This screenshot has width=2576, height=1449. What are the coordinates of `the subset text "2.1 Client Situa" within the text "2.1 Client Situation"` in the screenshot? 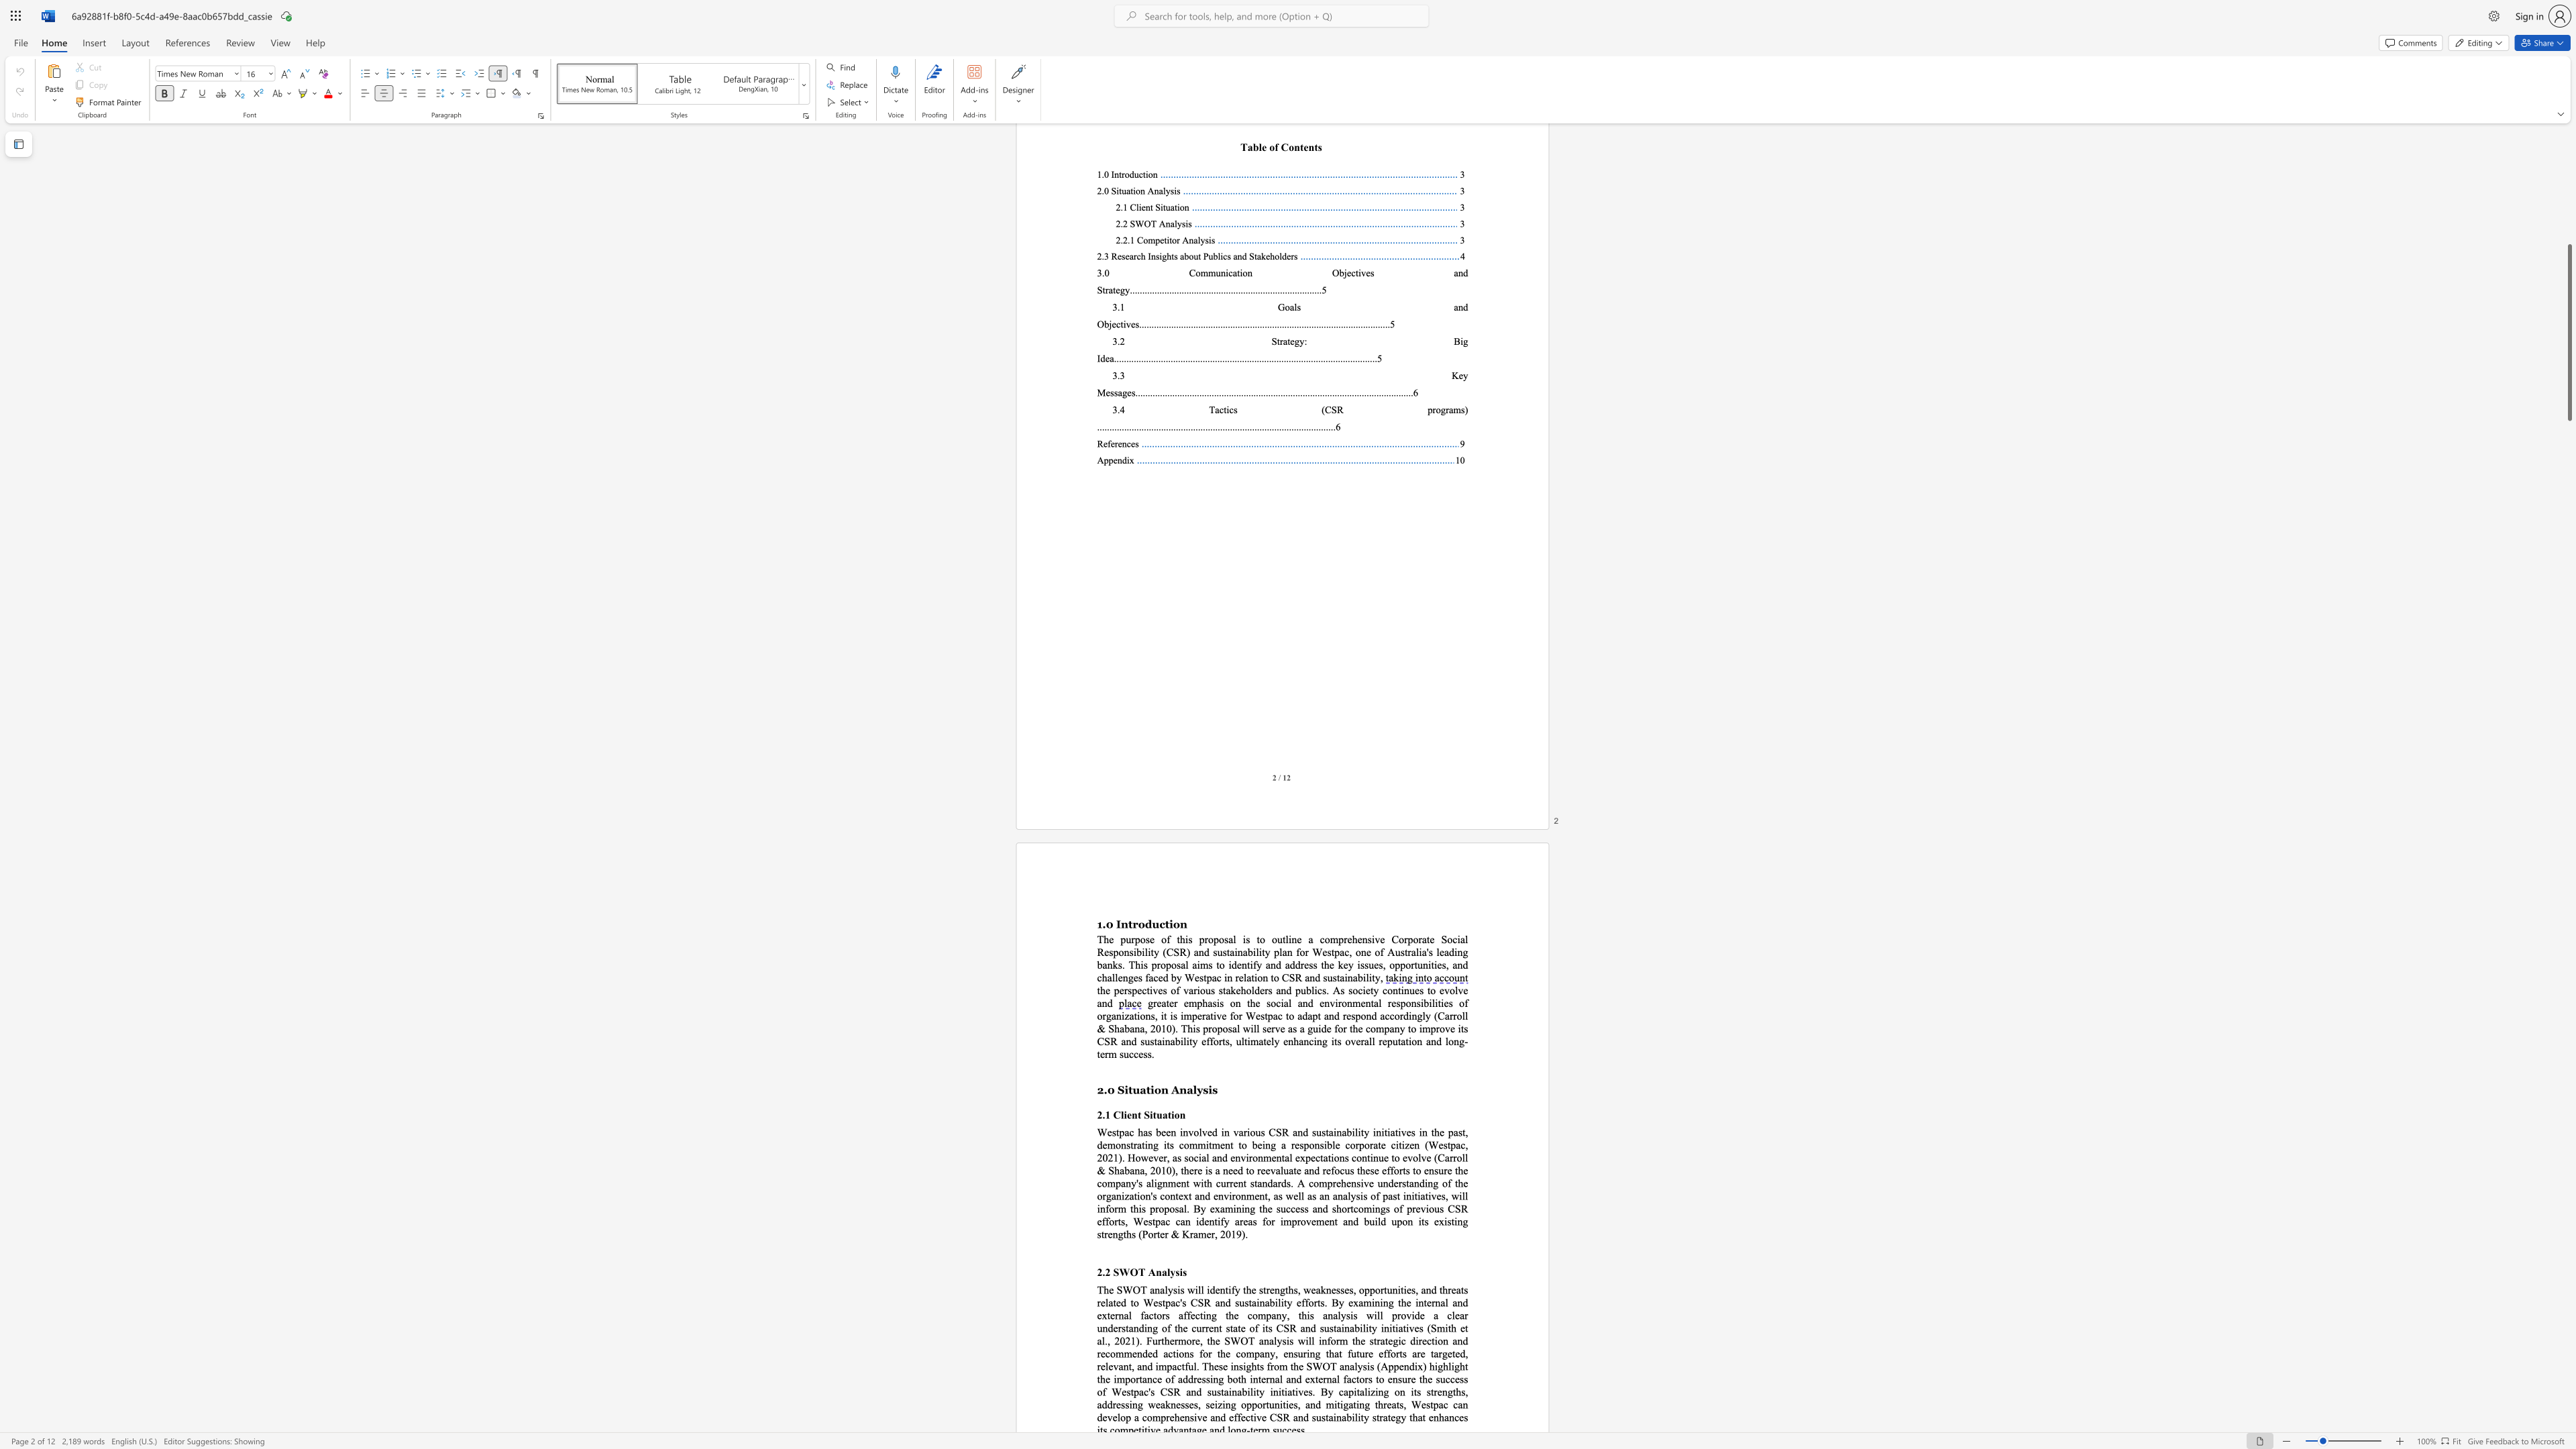 It's located at (1096, 1114).